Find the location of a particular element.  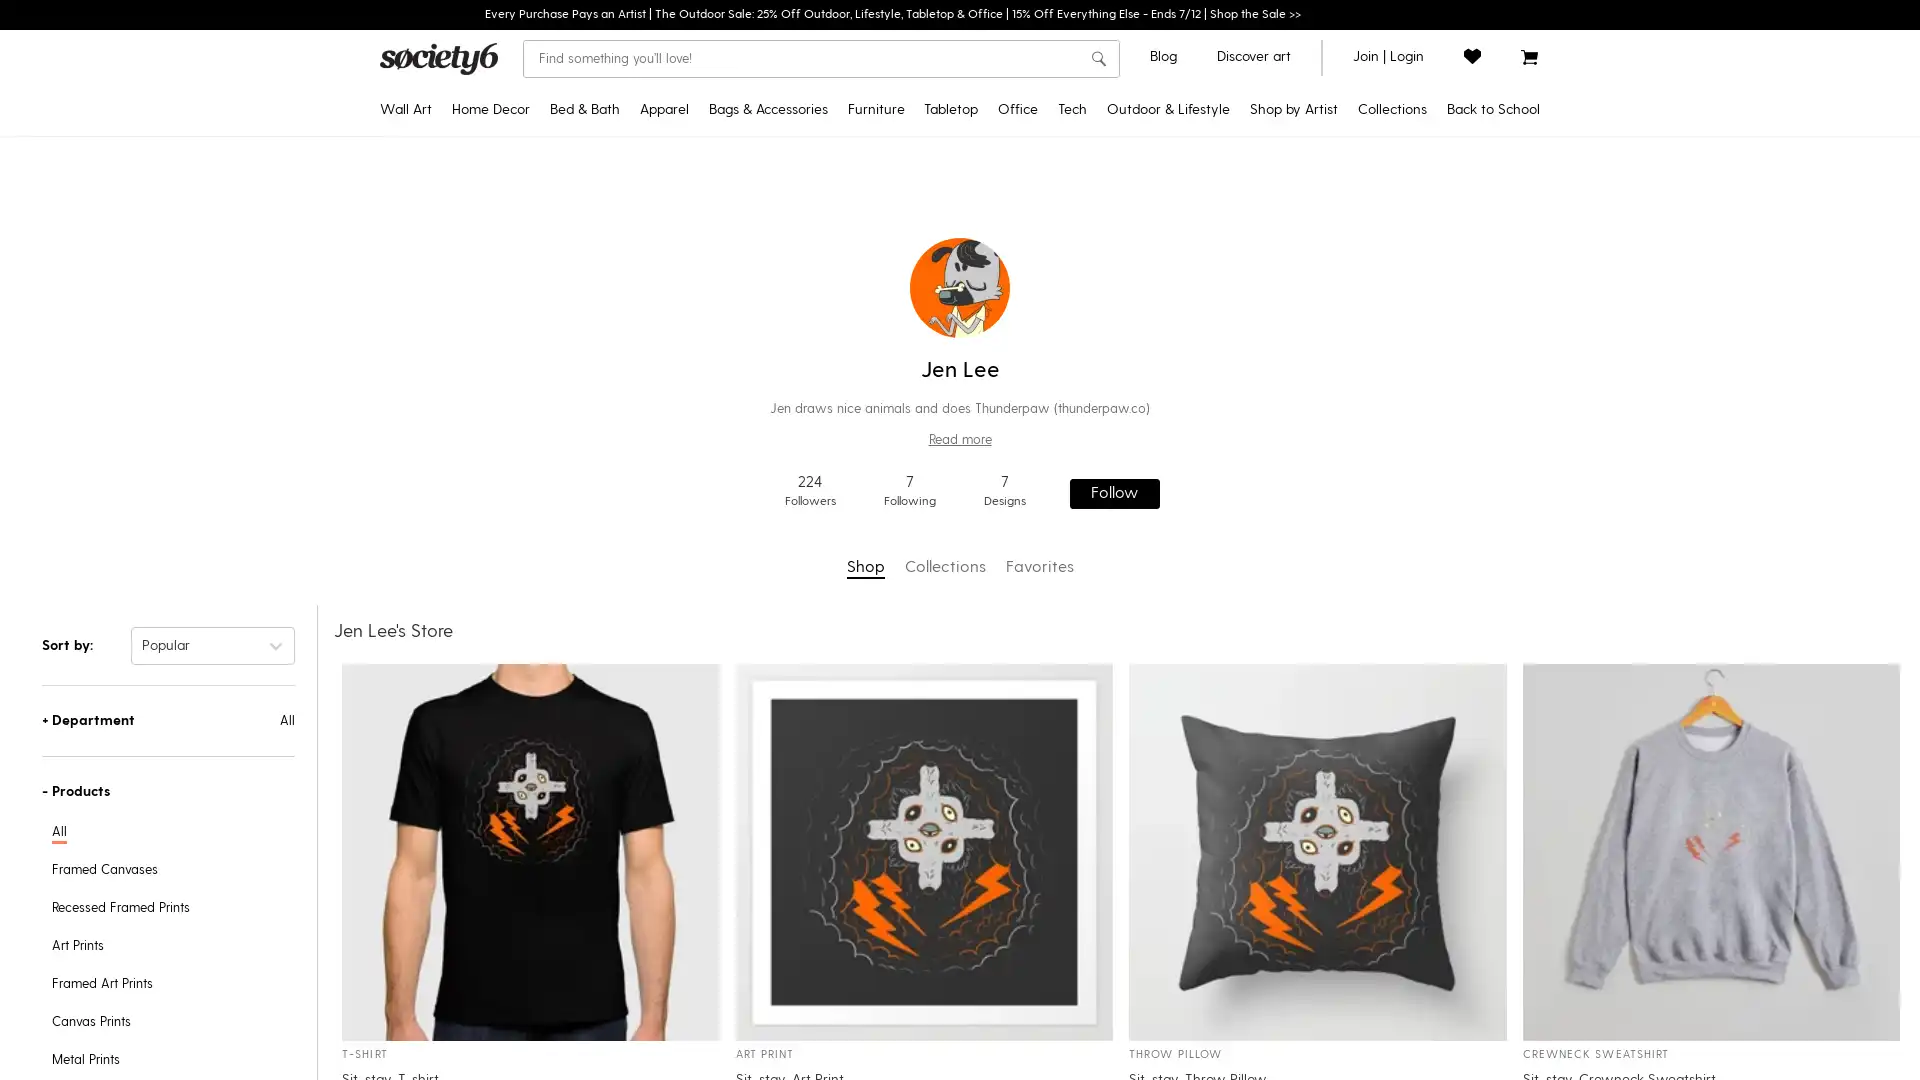

2022 Home Decor Guide is located at coordinates (1318, 193).